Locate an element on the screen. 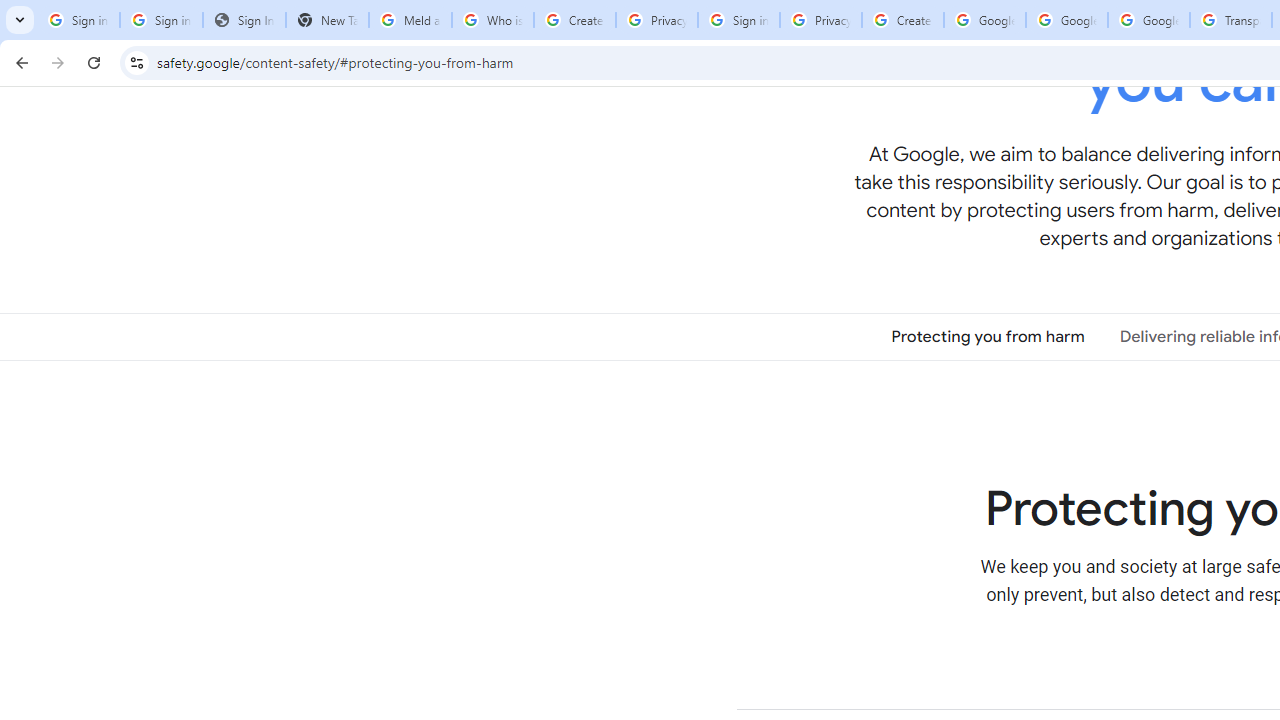  'Create your Google Account' is located at coordinates (902, 20).